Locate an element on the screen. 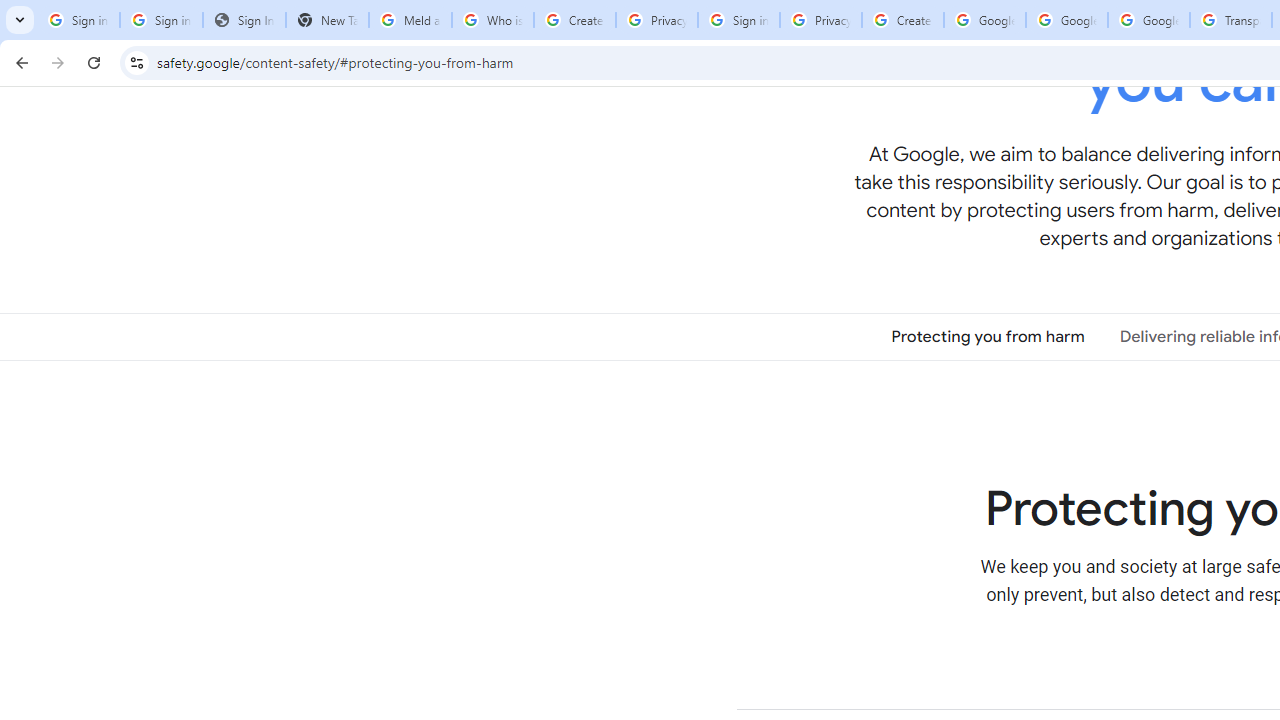  'Create your Google Account' is located at coordinates (902, 20).